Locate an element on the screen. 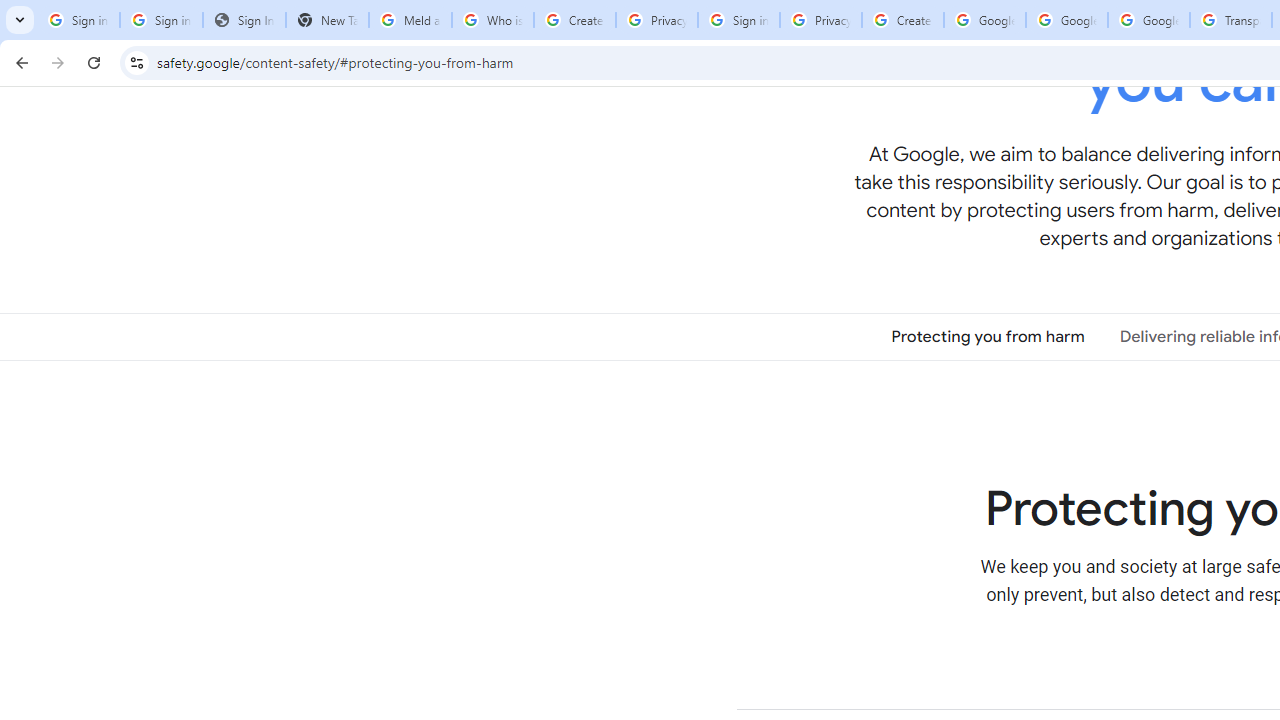  'Create your Google Account' is located at coordinates (902, 20).